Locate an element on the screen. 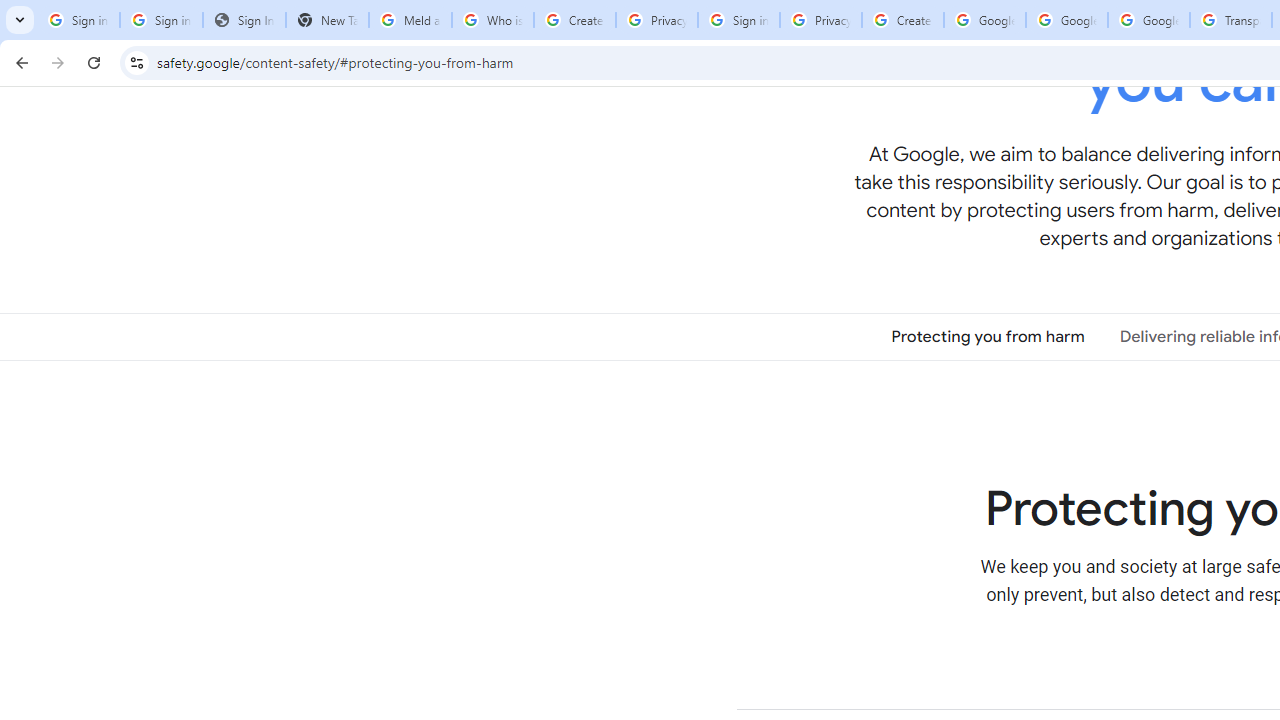  'Create your Google Account' is located at coordinates (902, 20).